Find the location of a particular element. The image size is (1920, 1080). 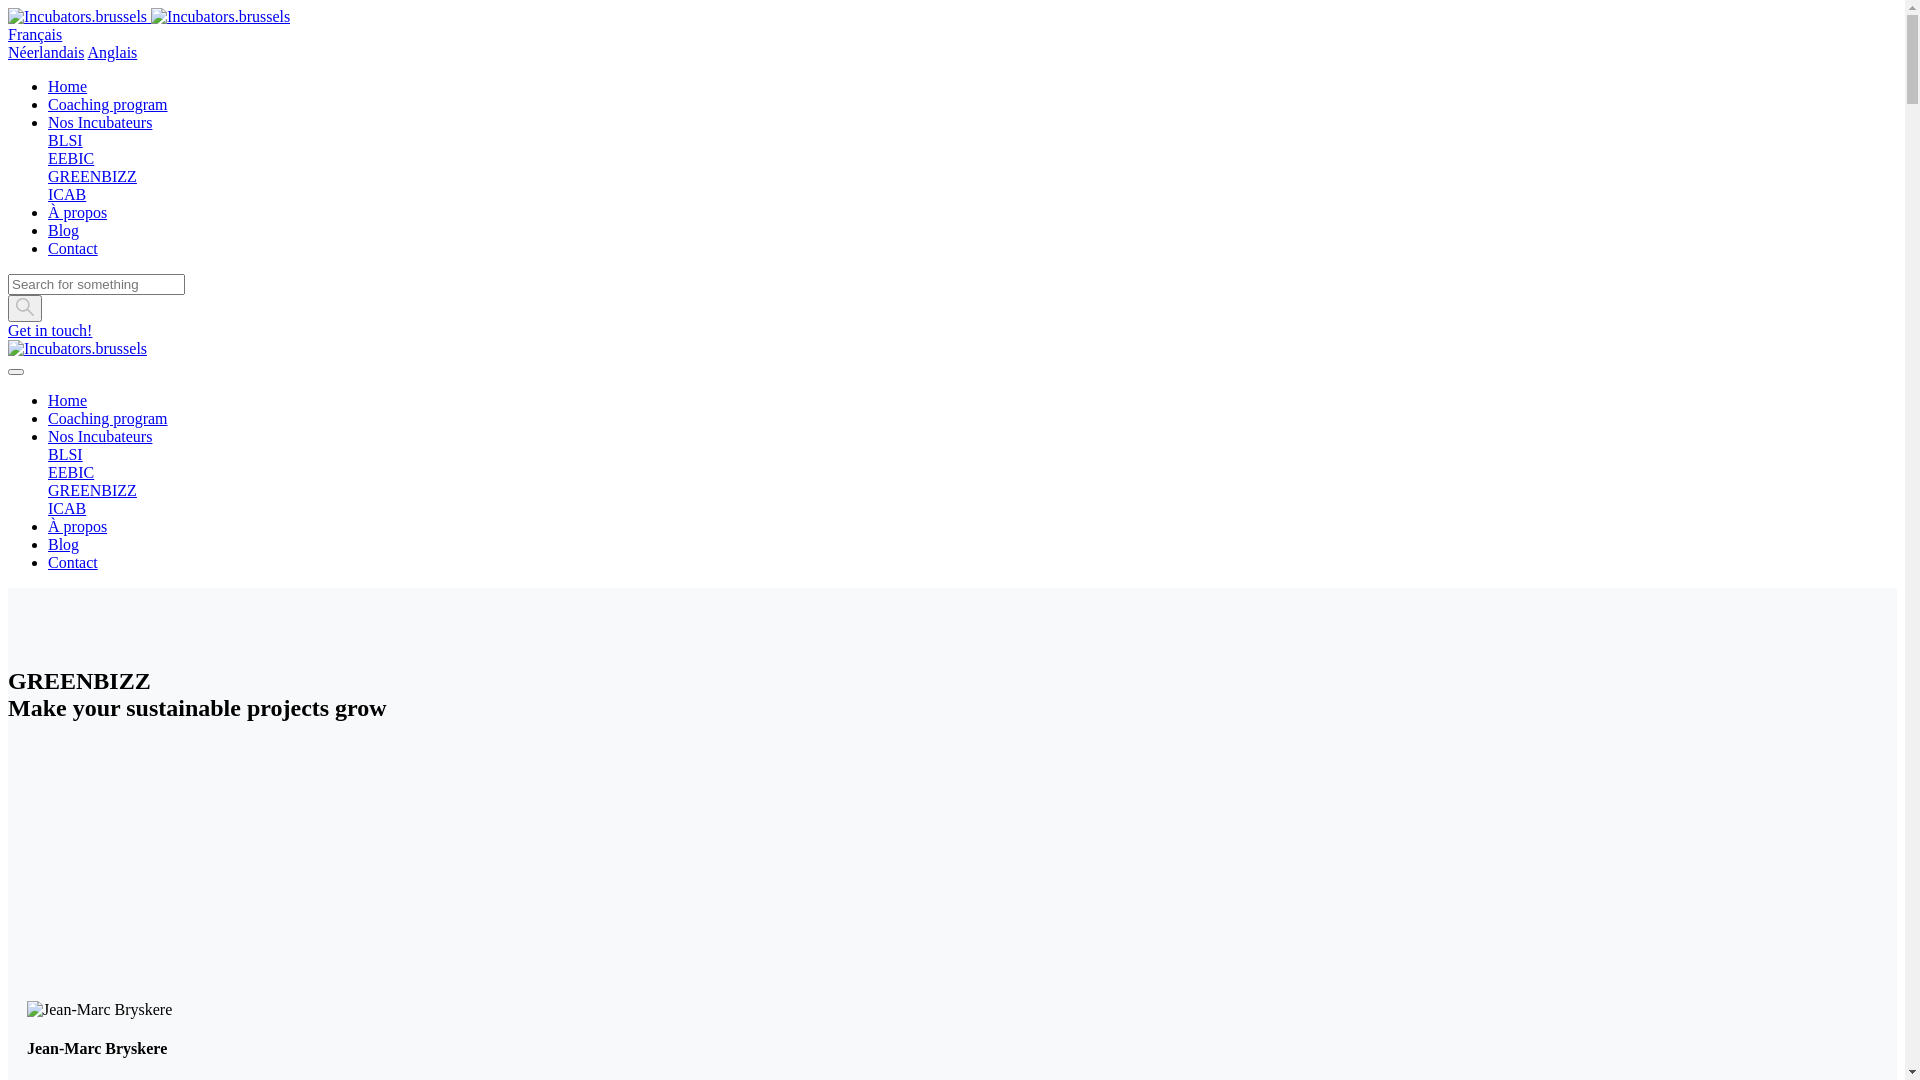

'BLSI' is located at coordinates (65, 139).